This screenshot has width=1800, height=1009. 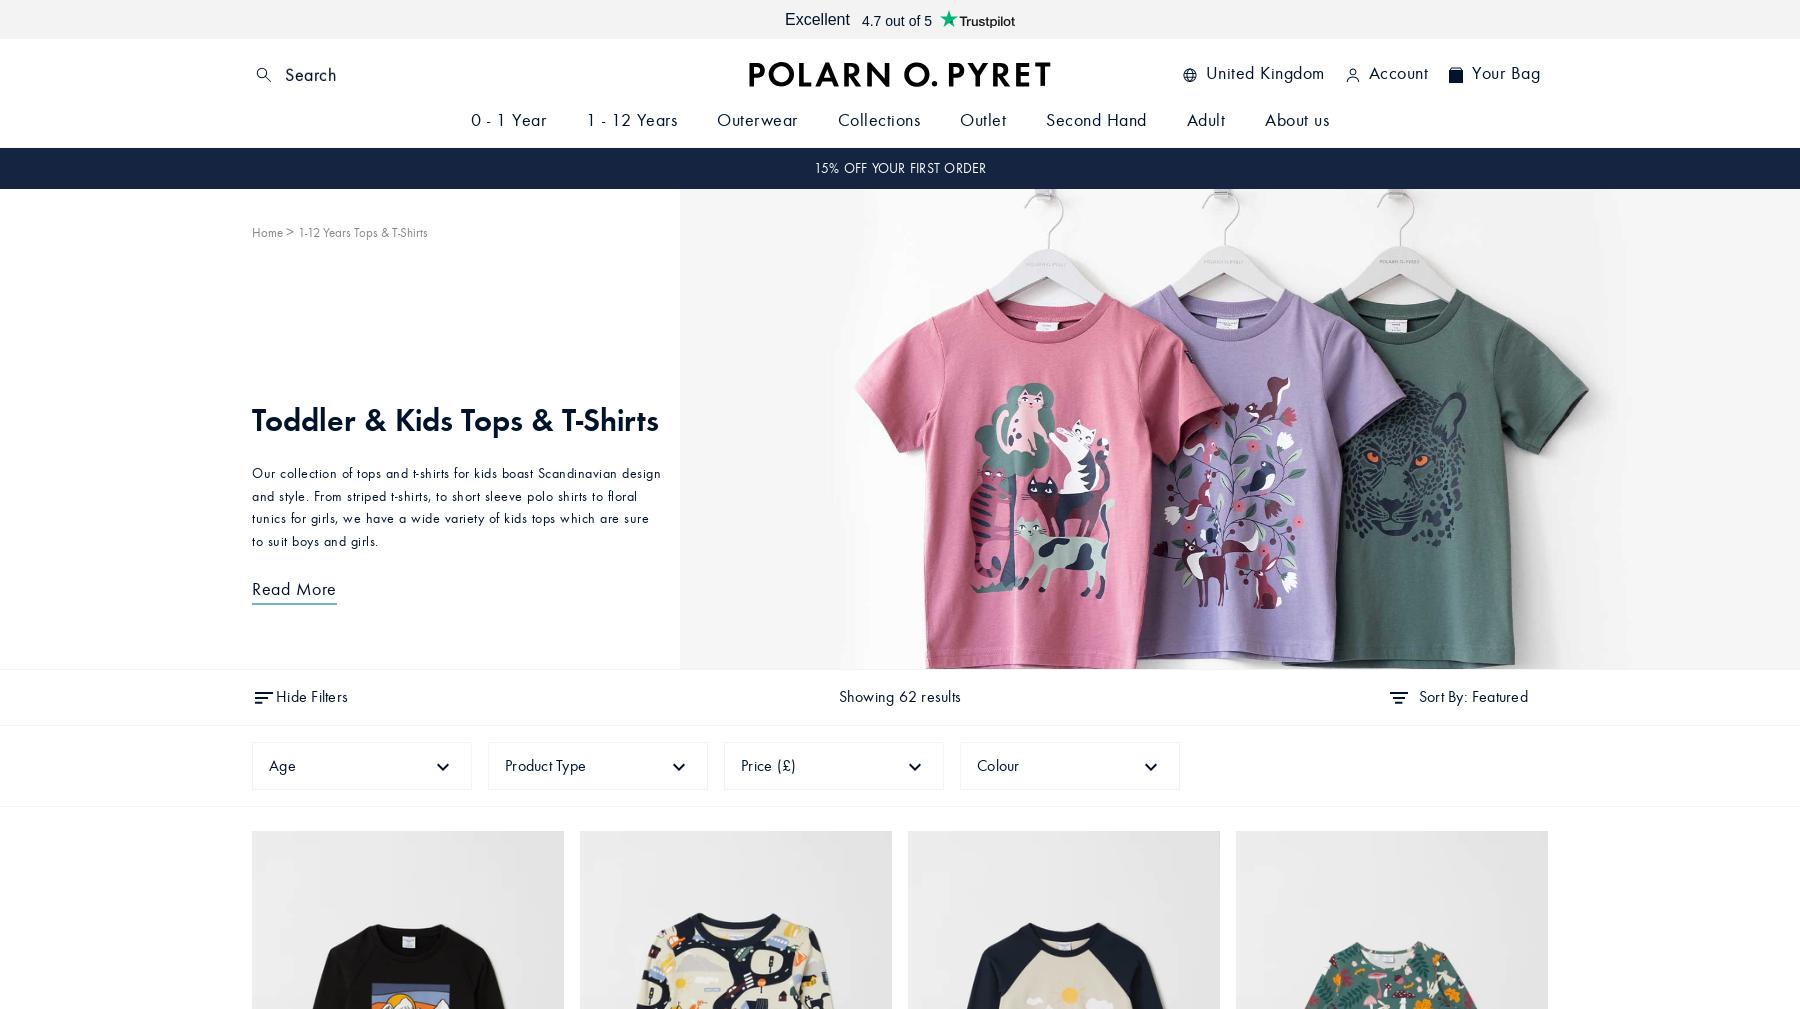 What do you see at coordinates (267, 231) in the screenshot?
I see `'Home'` at bounding box center [267, 231].